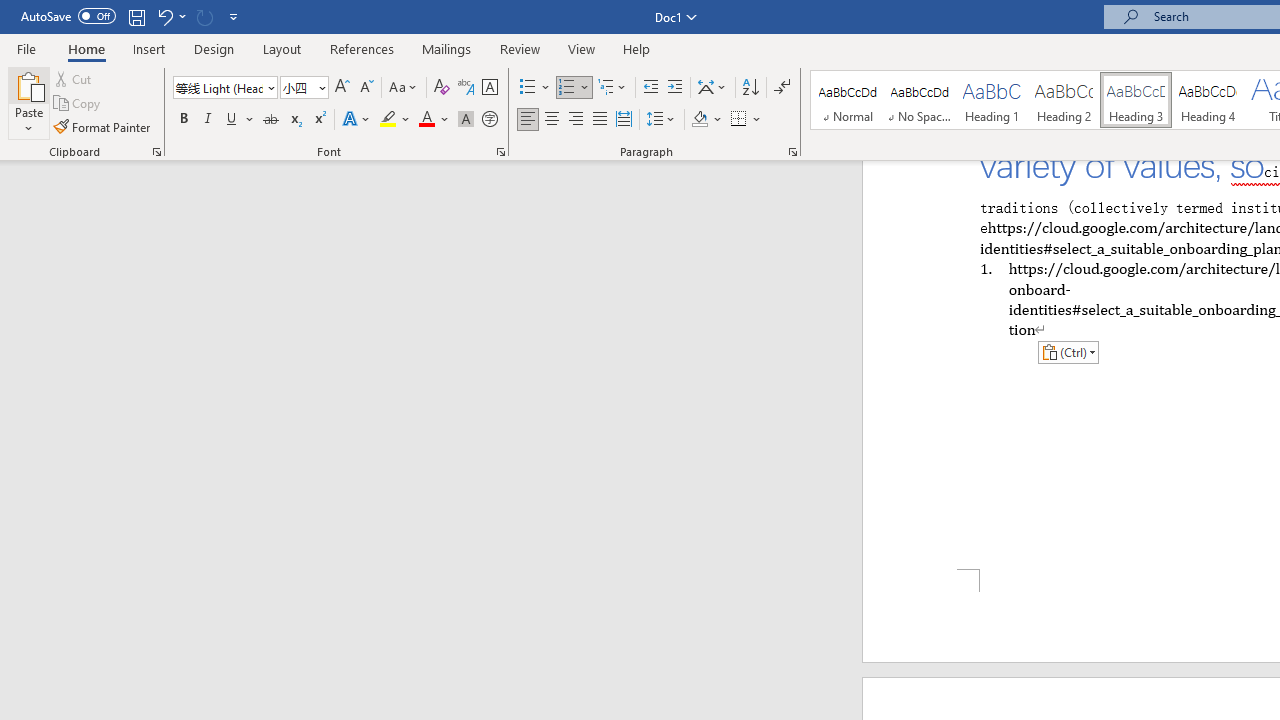 The image size is (1280, 720). What do you see at coordinates (712, 86) in the screenshot?
I see `'Asian Layout'` at bounding box center [712, 86].